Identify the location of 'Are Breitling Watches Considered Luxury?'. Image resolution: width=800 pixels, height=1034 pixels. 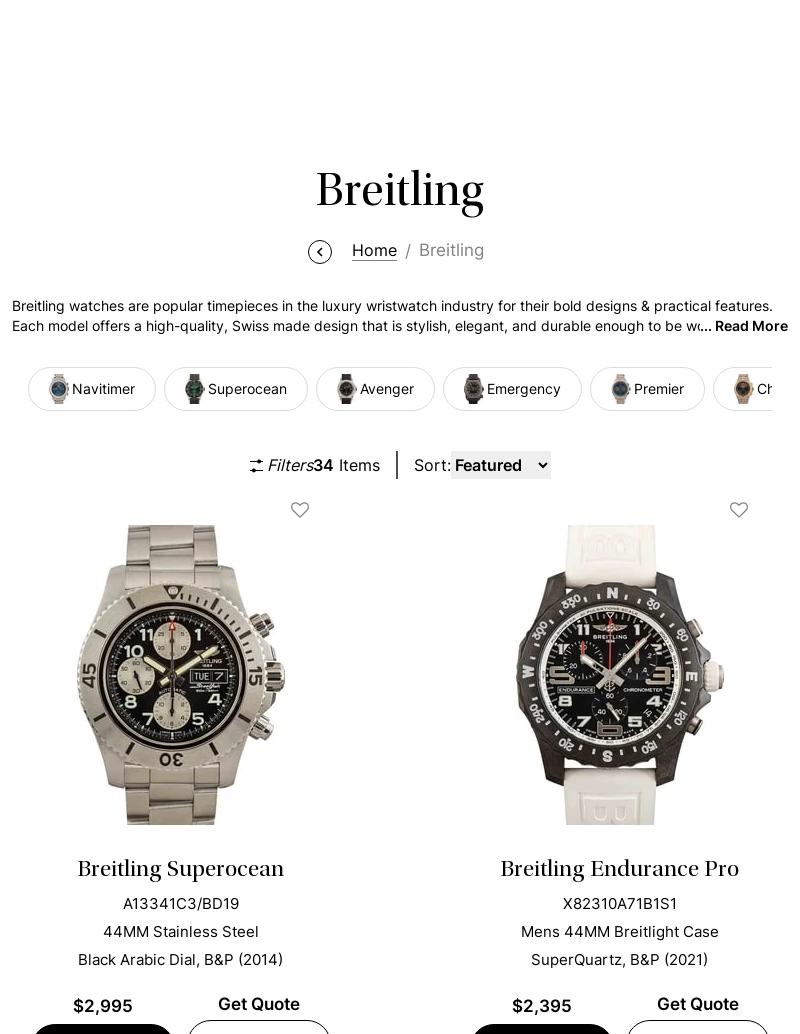
(331, 226).